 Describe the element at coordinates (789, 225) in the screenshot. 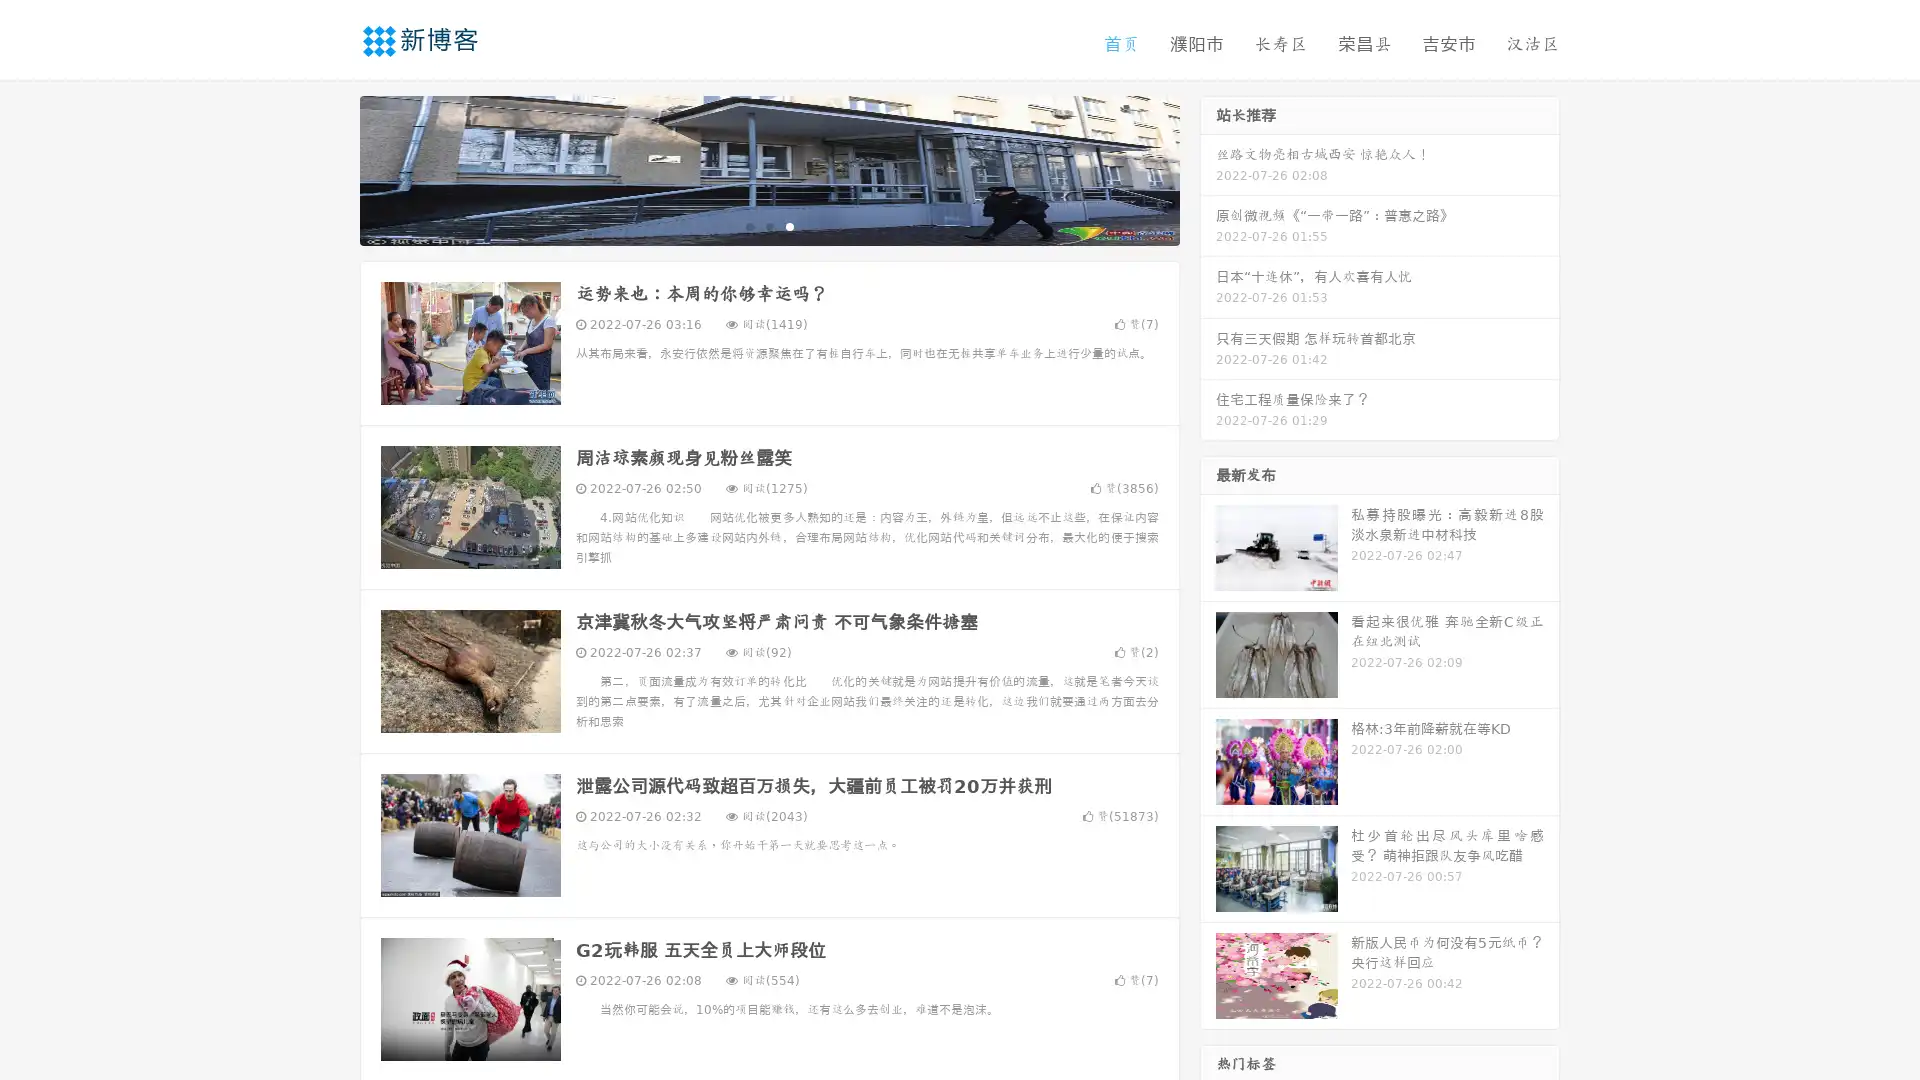

I see `Go to slide 3` at that location.